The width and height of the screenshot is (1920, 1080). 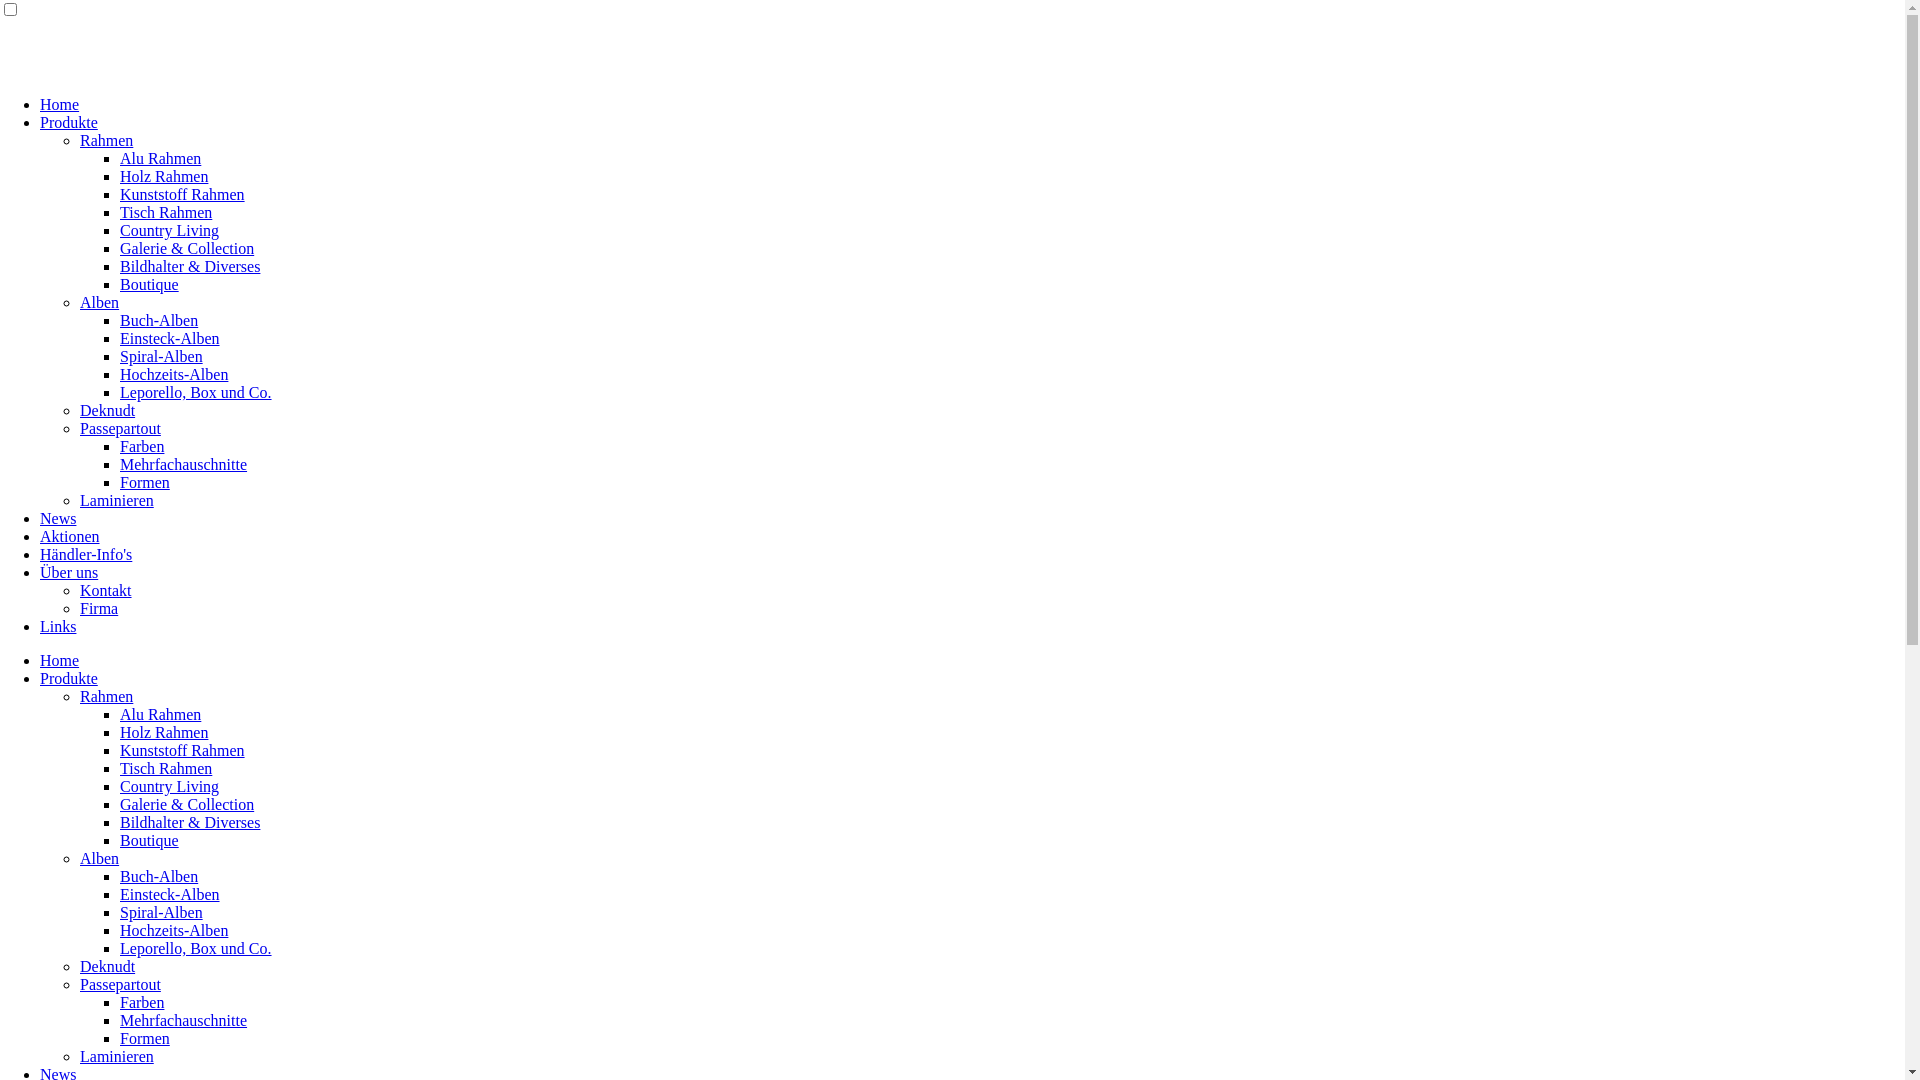 I want to click on 'Galerie & Collection', so click(x=187, y=803).